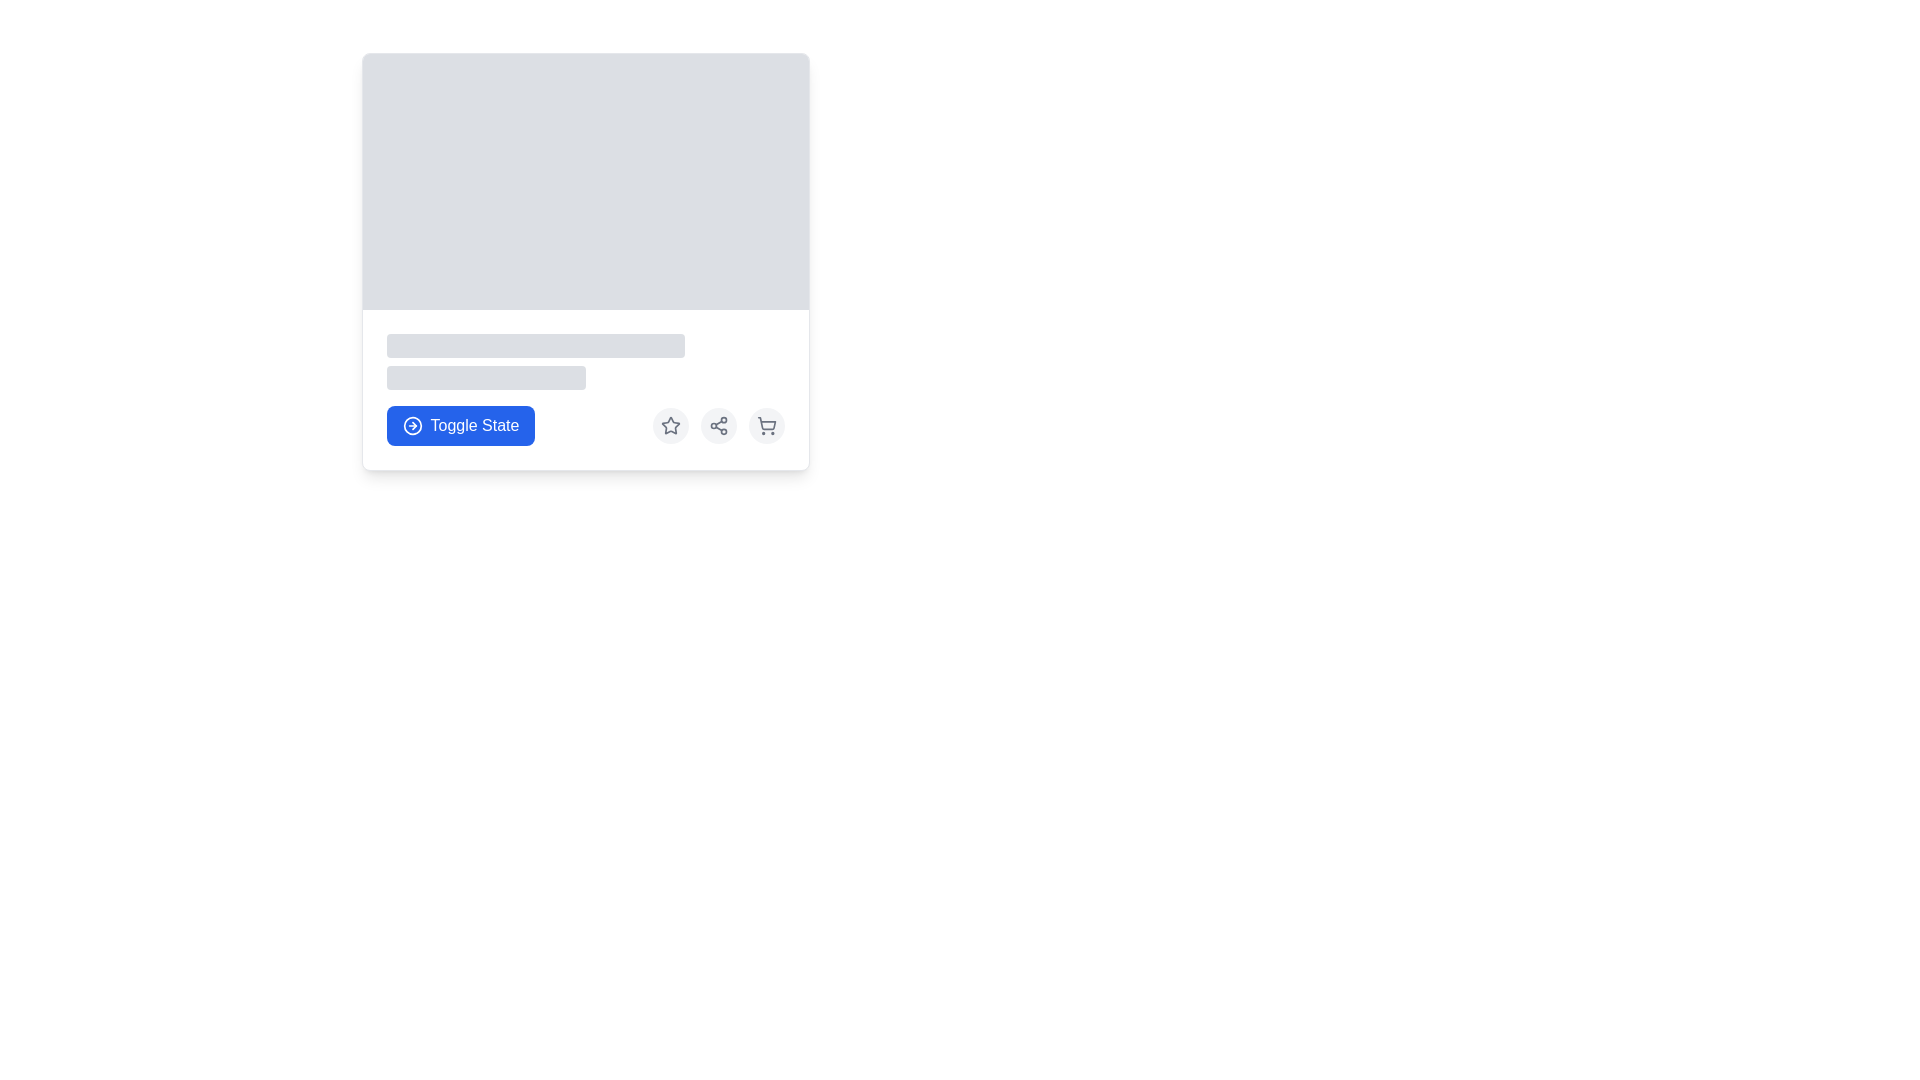 The width and height of the screenshot is (1920, 1080). Describe the element at coordinates (670, 424) in the screenshot. I see `the first circular button with a star icon to mark the item as favorite, located to the right of the 'Toggle State' button` at that location.